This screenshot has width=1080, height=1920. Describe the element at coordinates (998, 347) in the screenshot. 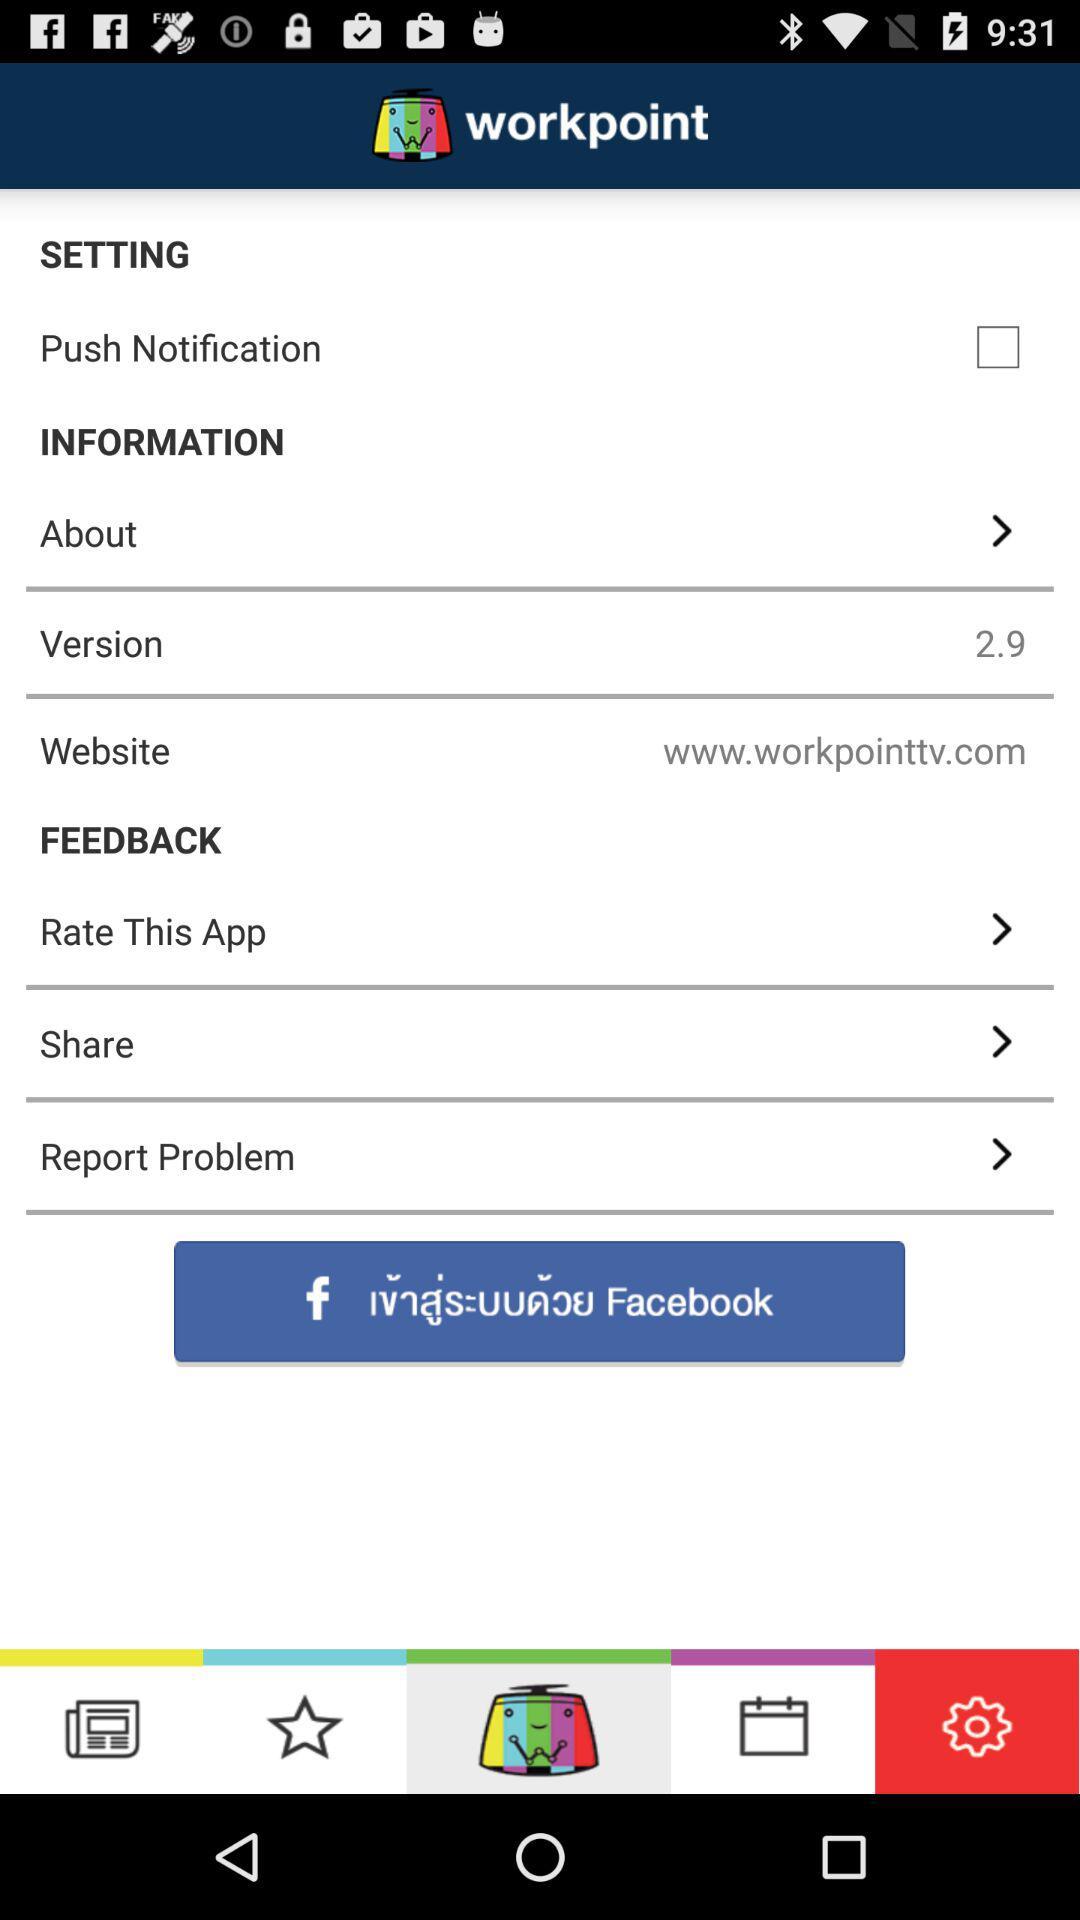

I see `push notification option` at that location.